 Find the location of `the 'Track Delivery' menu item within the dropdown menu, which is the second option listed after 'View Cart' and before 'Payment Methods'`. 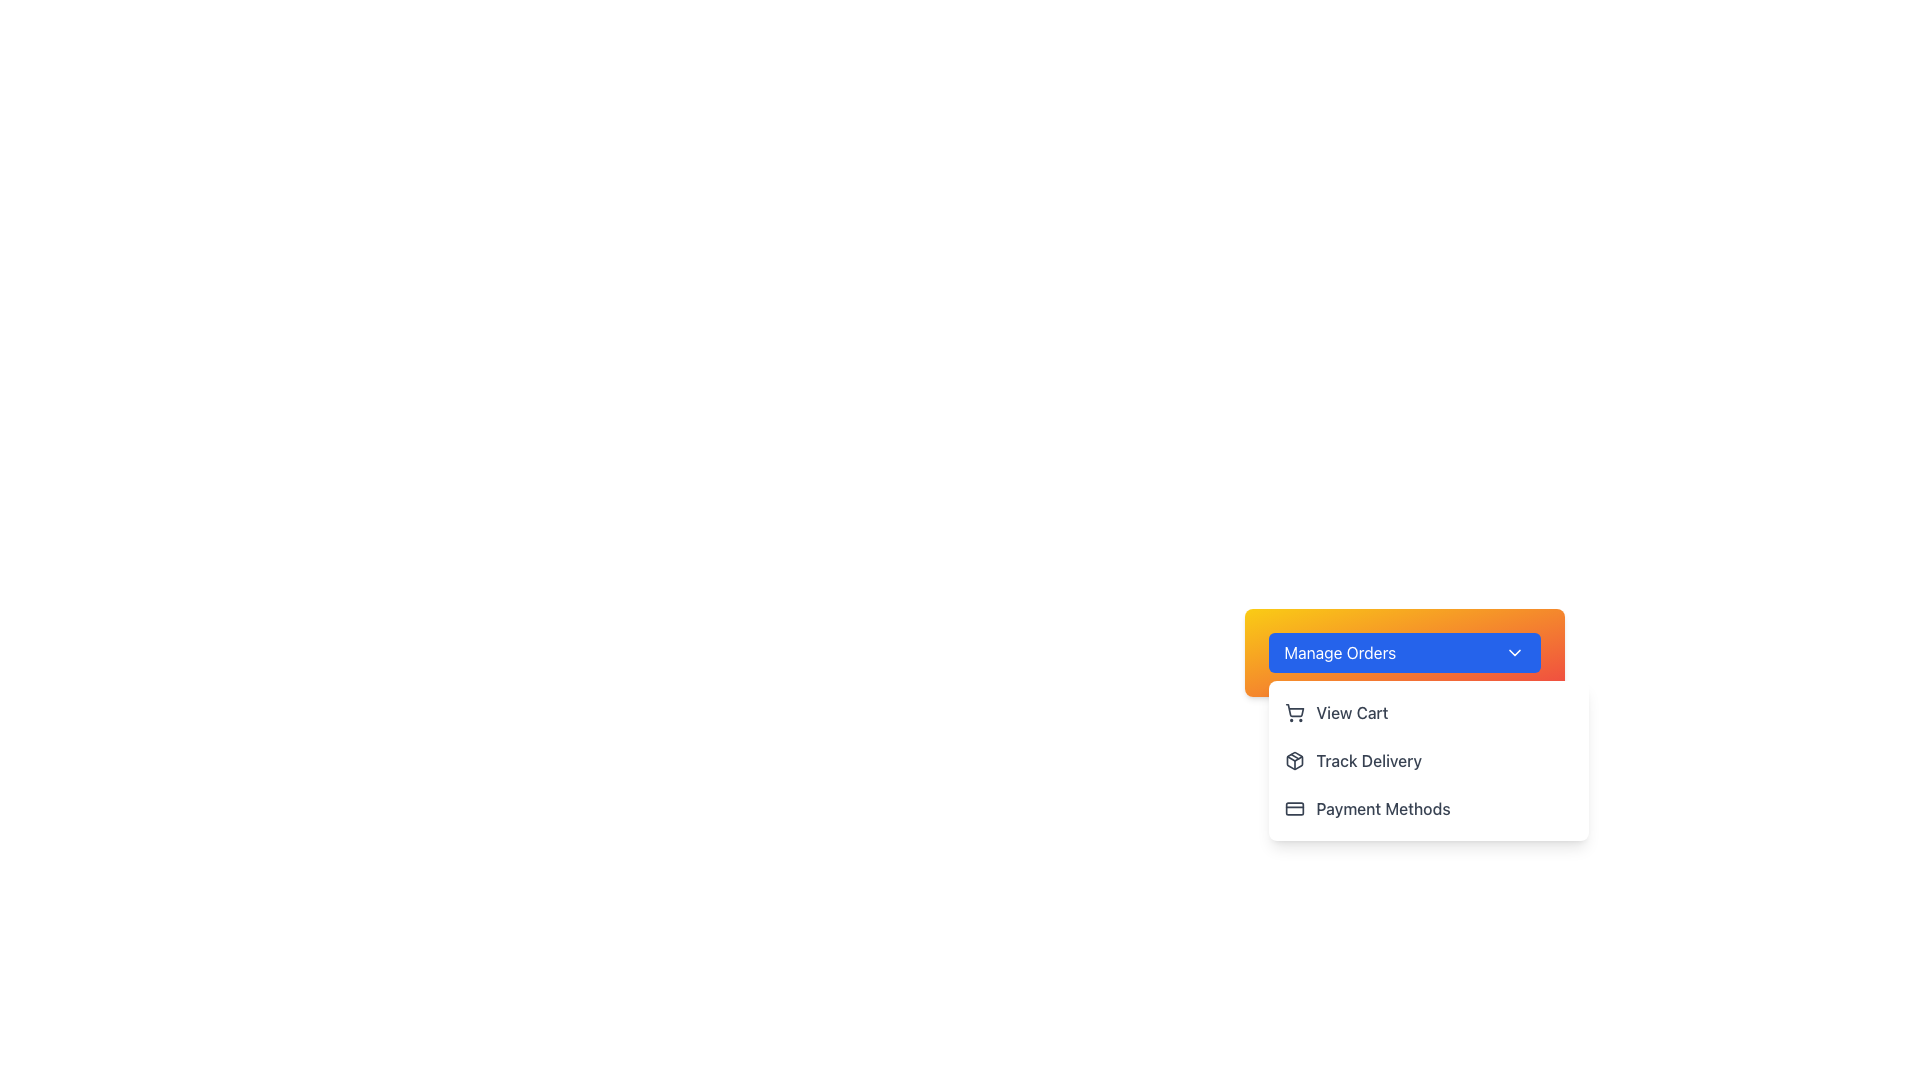

the 'Track Delivery' menu item within the dropdown menu, which is the second option listed after 'View Cart' and before 'Payment Methods' is located at coordinates (1403, 788).